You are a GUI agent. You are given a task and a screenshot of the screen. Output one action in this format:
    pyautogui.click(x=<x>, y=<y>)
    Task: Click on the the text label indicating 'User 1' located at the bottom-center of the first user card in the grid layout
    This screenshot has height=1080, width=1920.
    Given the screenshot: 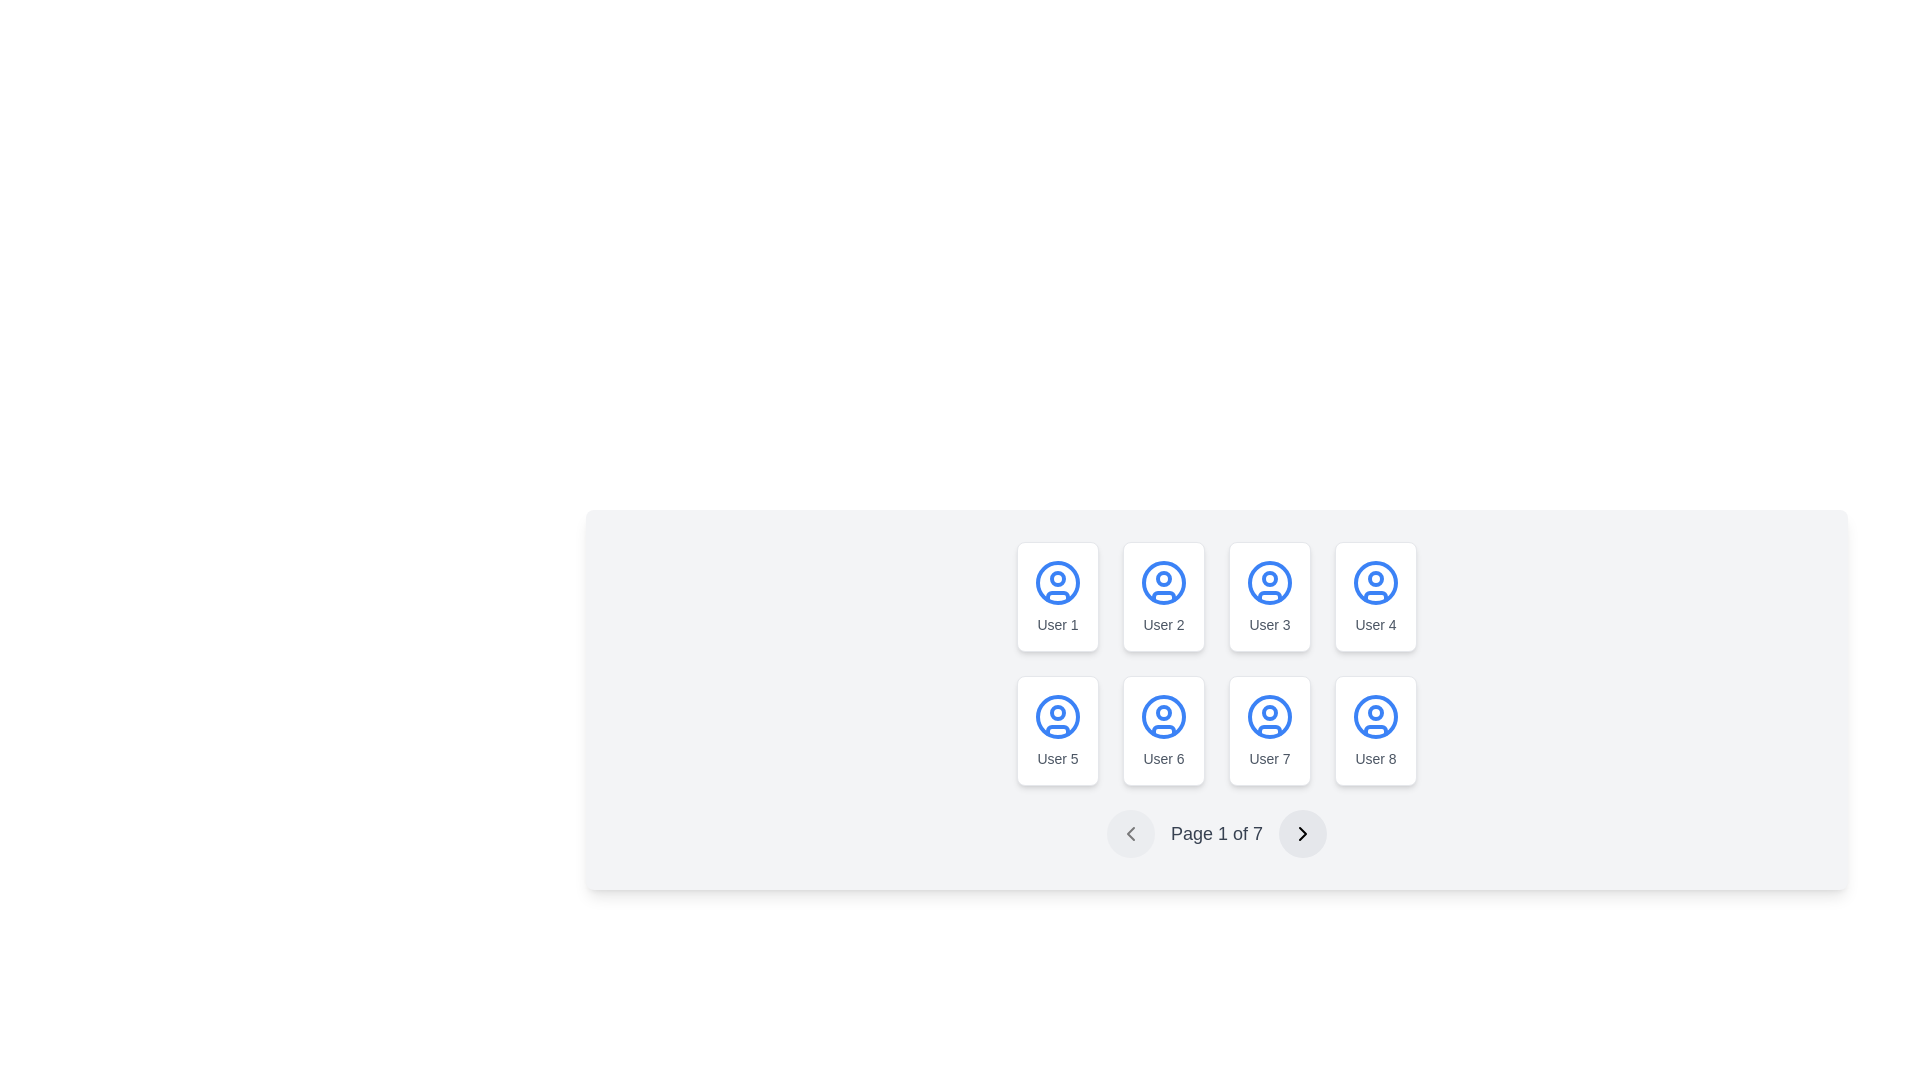 What is the action you would take?
    pyautogui.click(x=1056, y=623)
    